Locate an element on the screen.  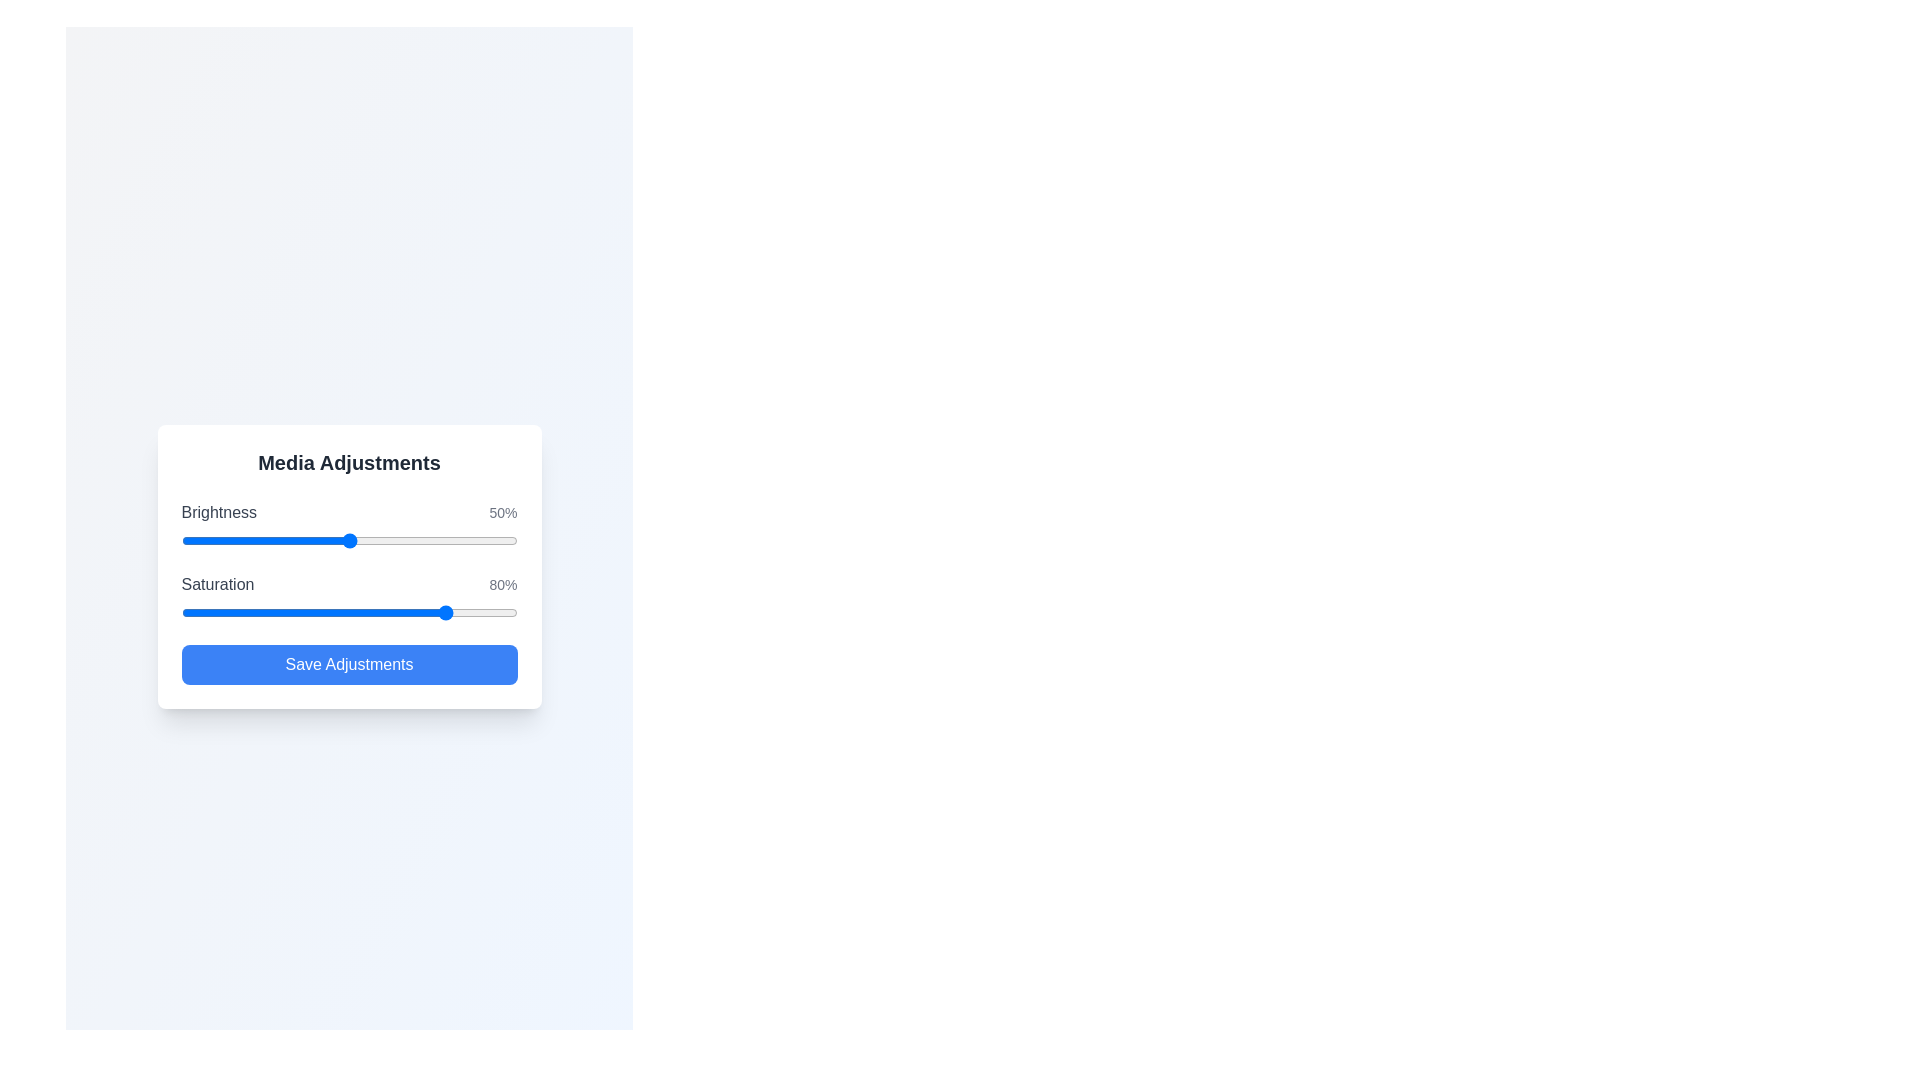
the brightness slider to 47% is located at coordinates (339, 540).